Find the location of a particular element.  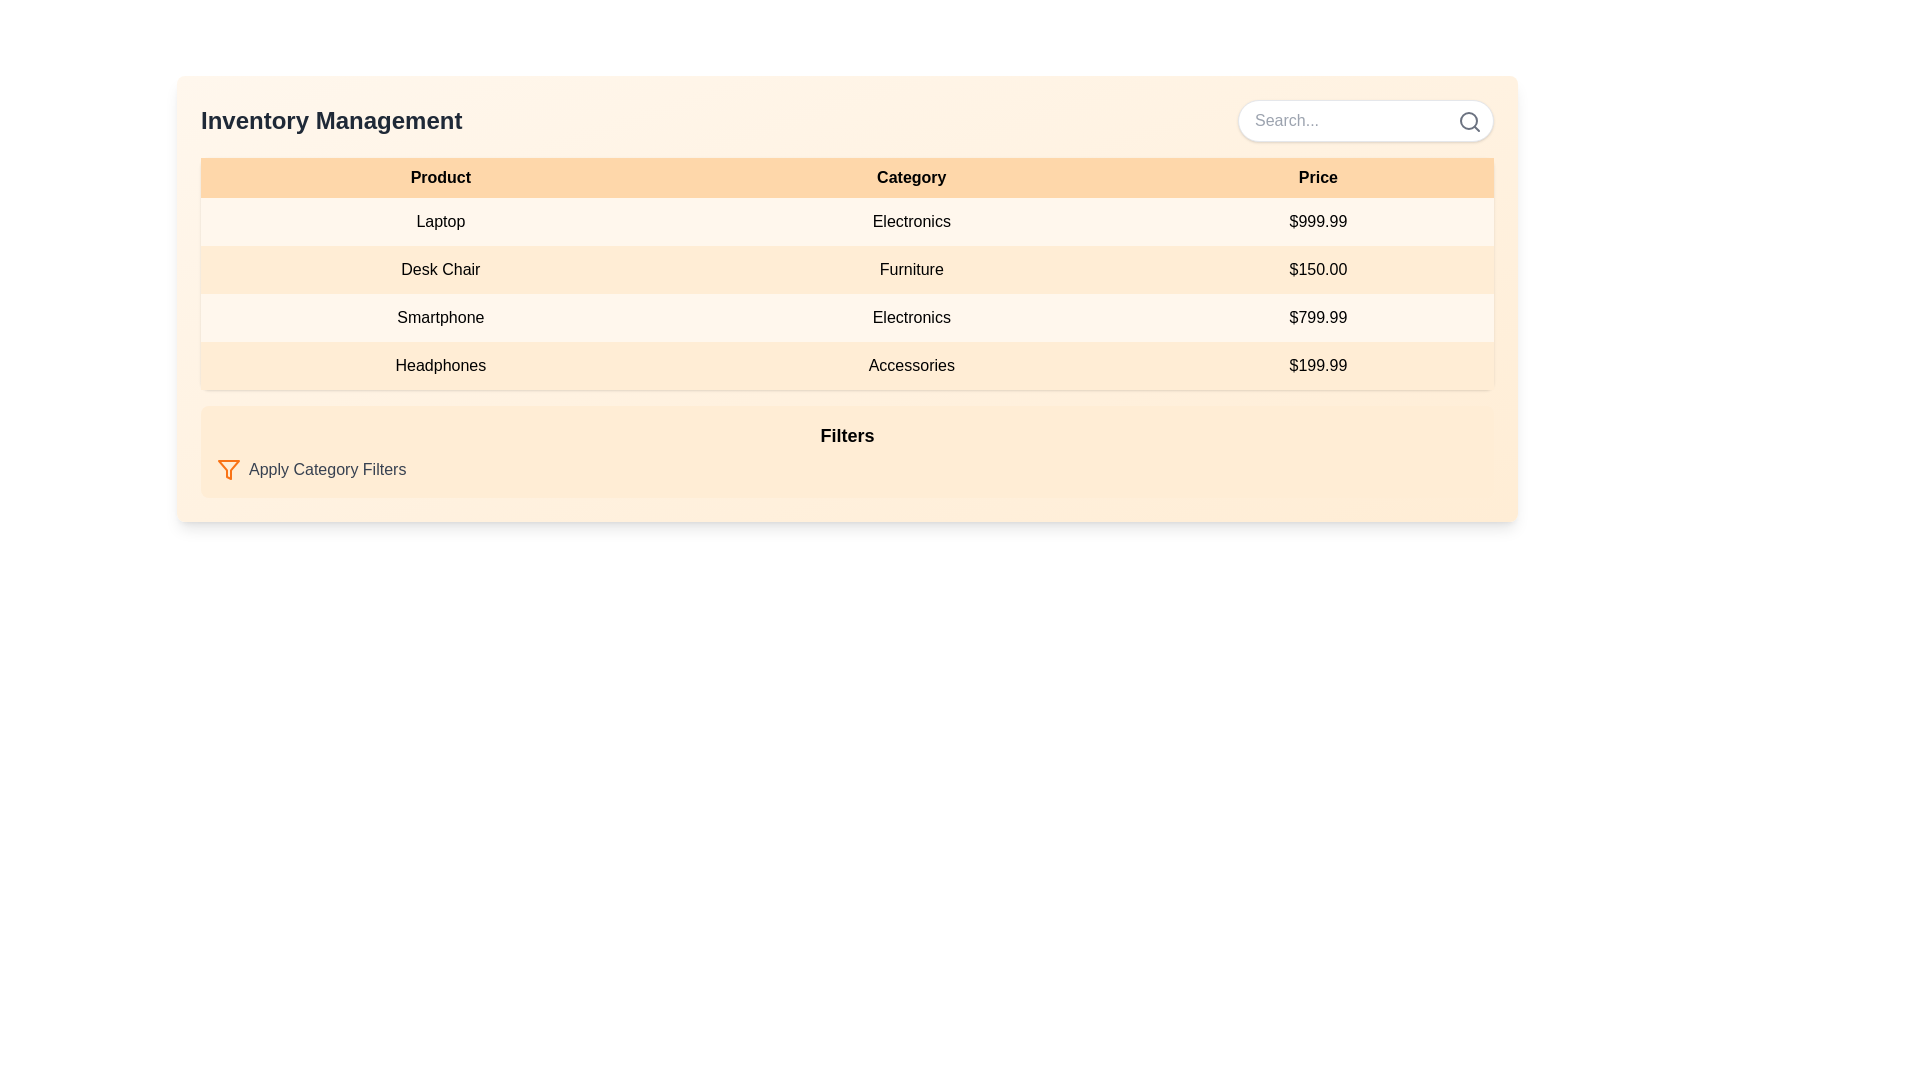

header text 'Product' from the bold header label displayed on a darker background bar at the top left of the table is located at coordinates (439, 176).